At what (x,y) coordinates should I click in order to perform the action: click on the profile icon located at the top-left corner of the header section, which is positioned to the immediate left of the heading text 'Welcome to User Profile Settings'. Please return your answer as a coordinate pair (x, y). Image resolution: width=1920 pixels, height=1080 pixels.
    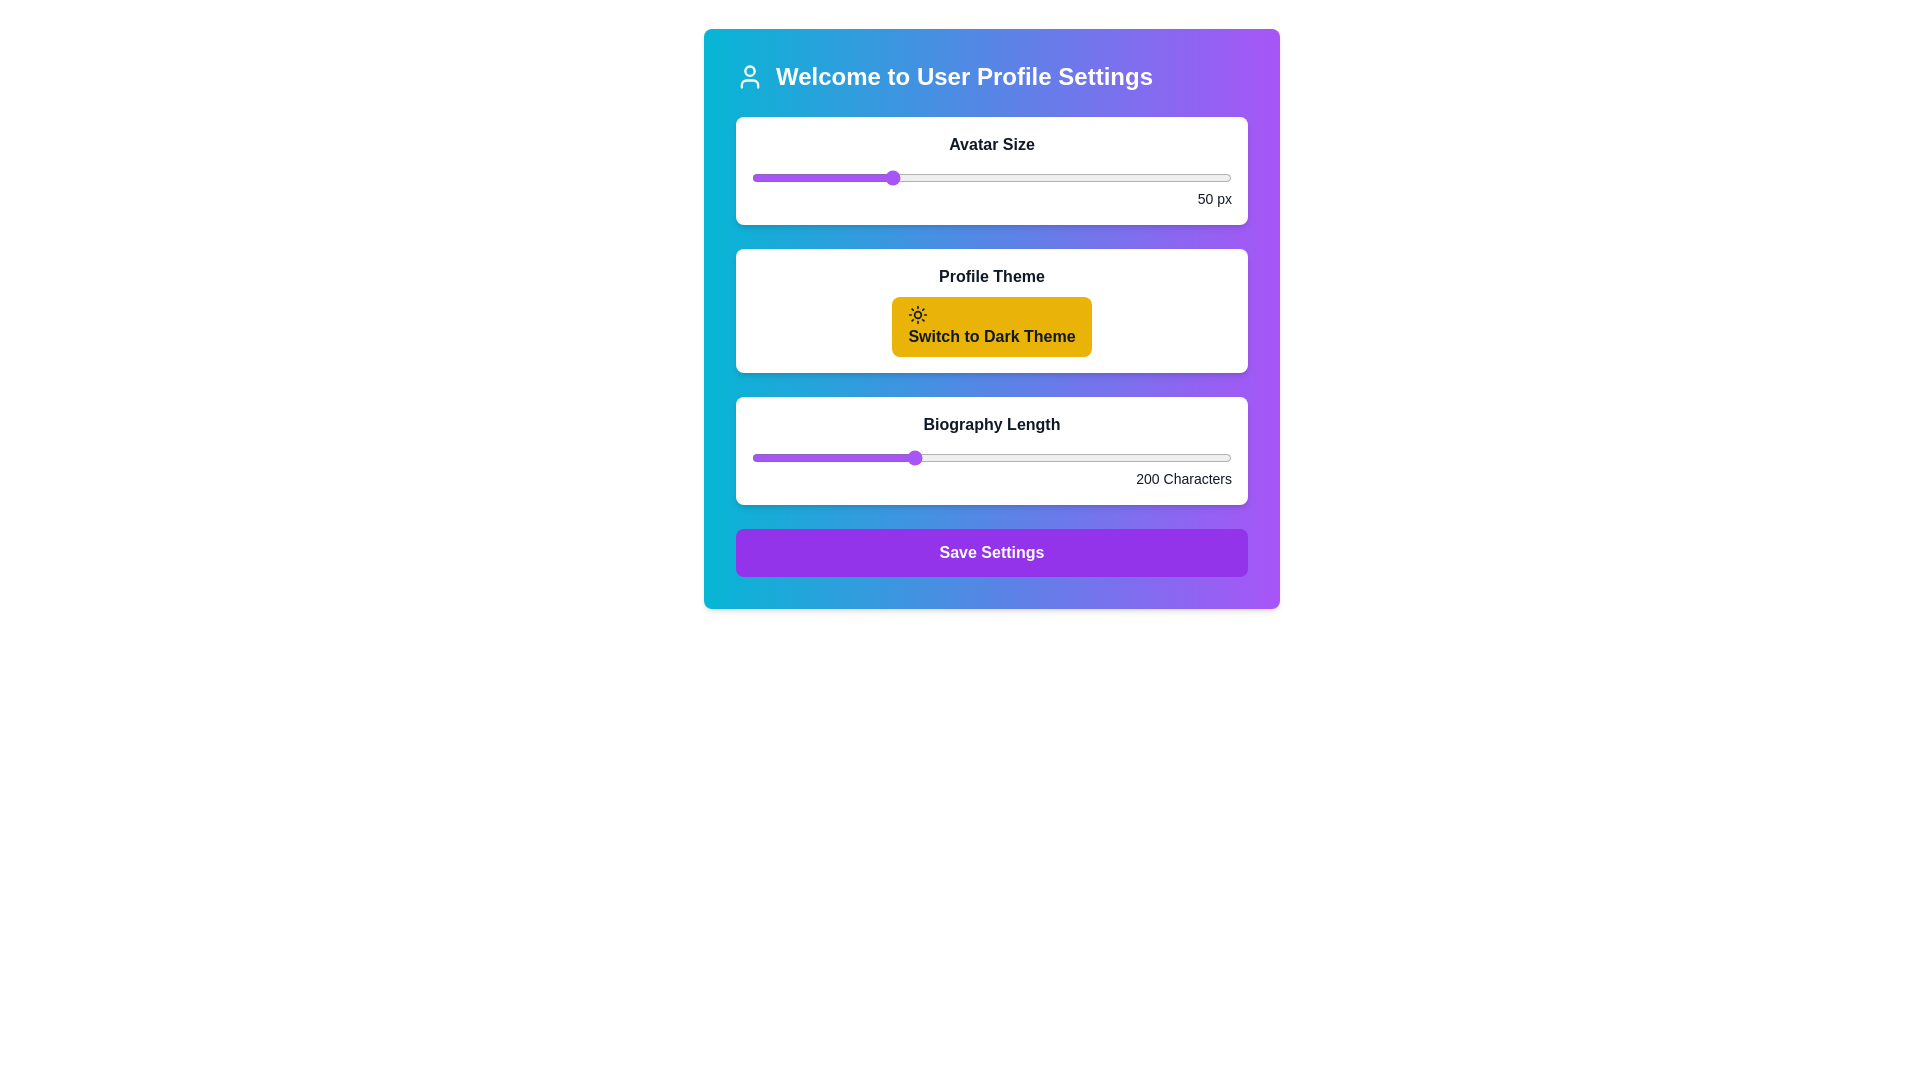
    Looking at the image, I should click on (748, 76).